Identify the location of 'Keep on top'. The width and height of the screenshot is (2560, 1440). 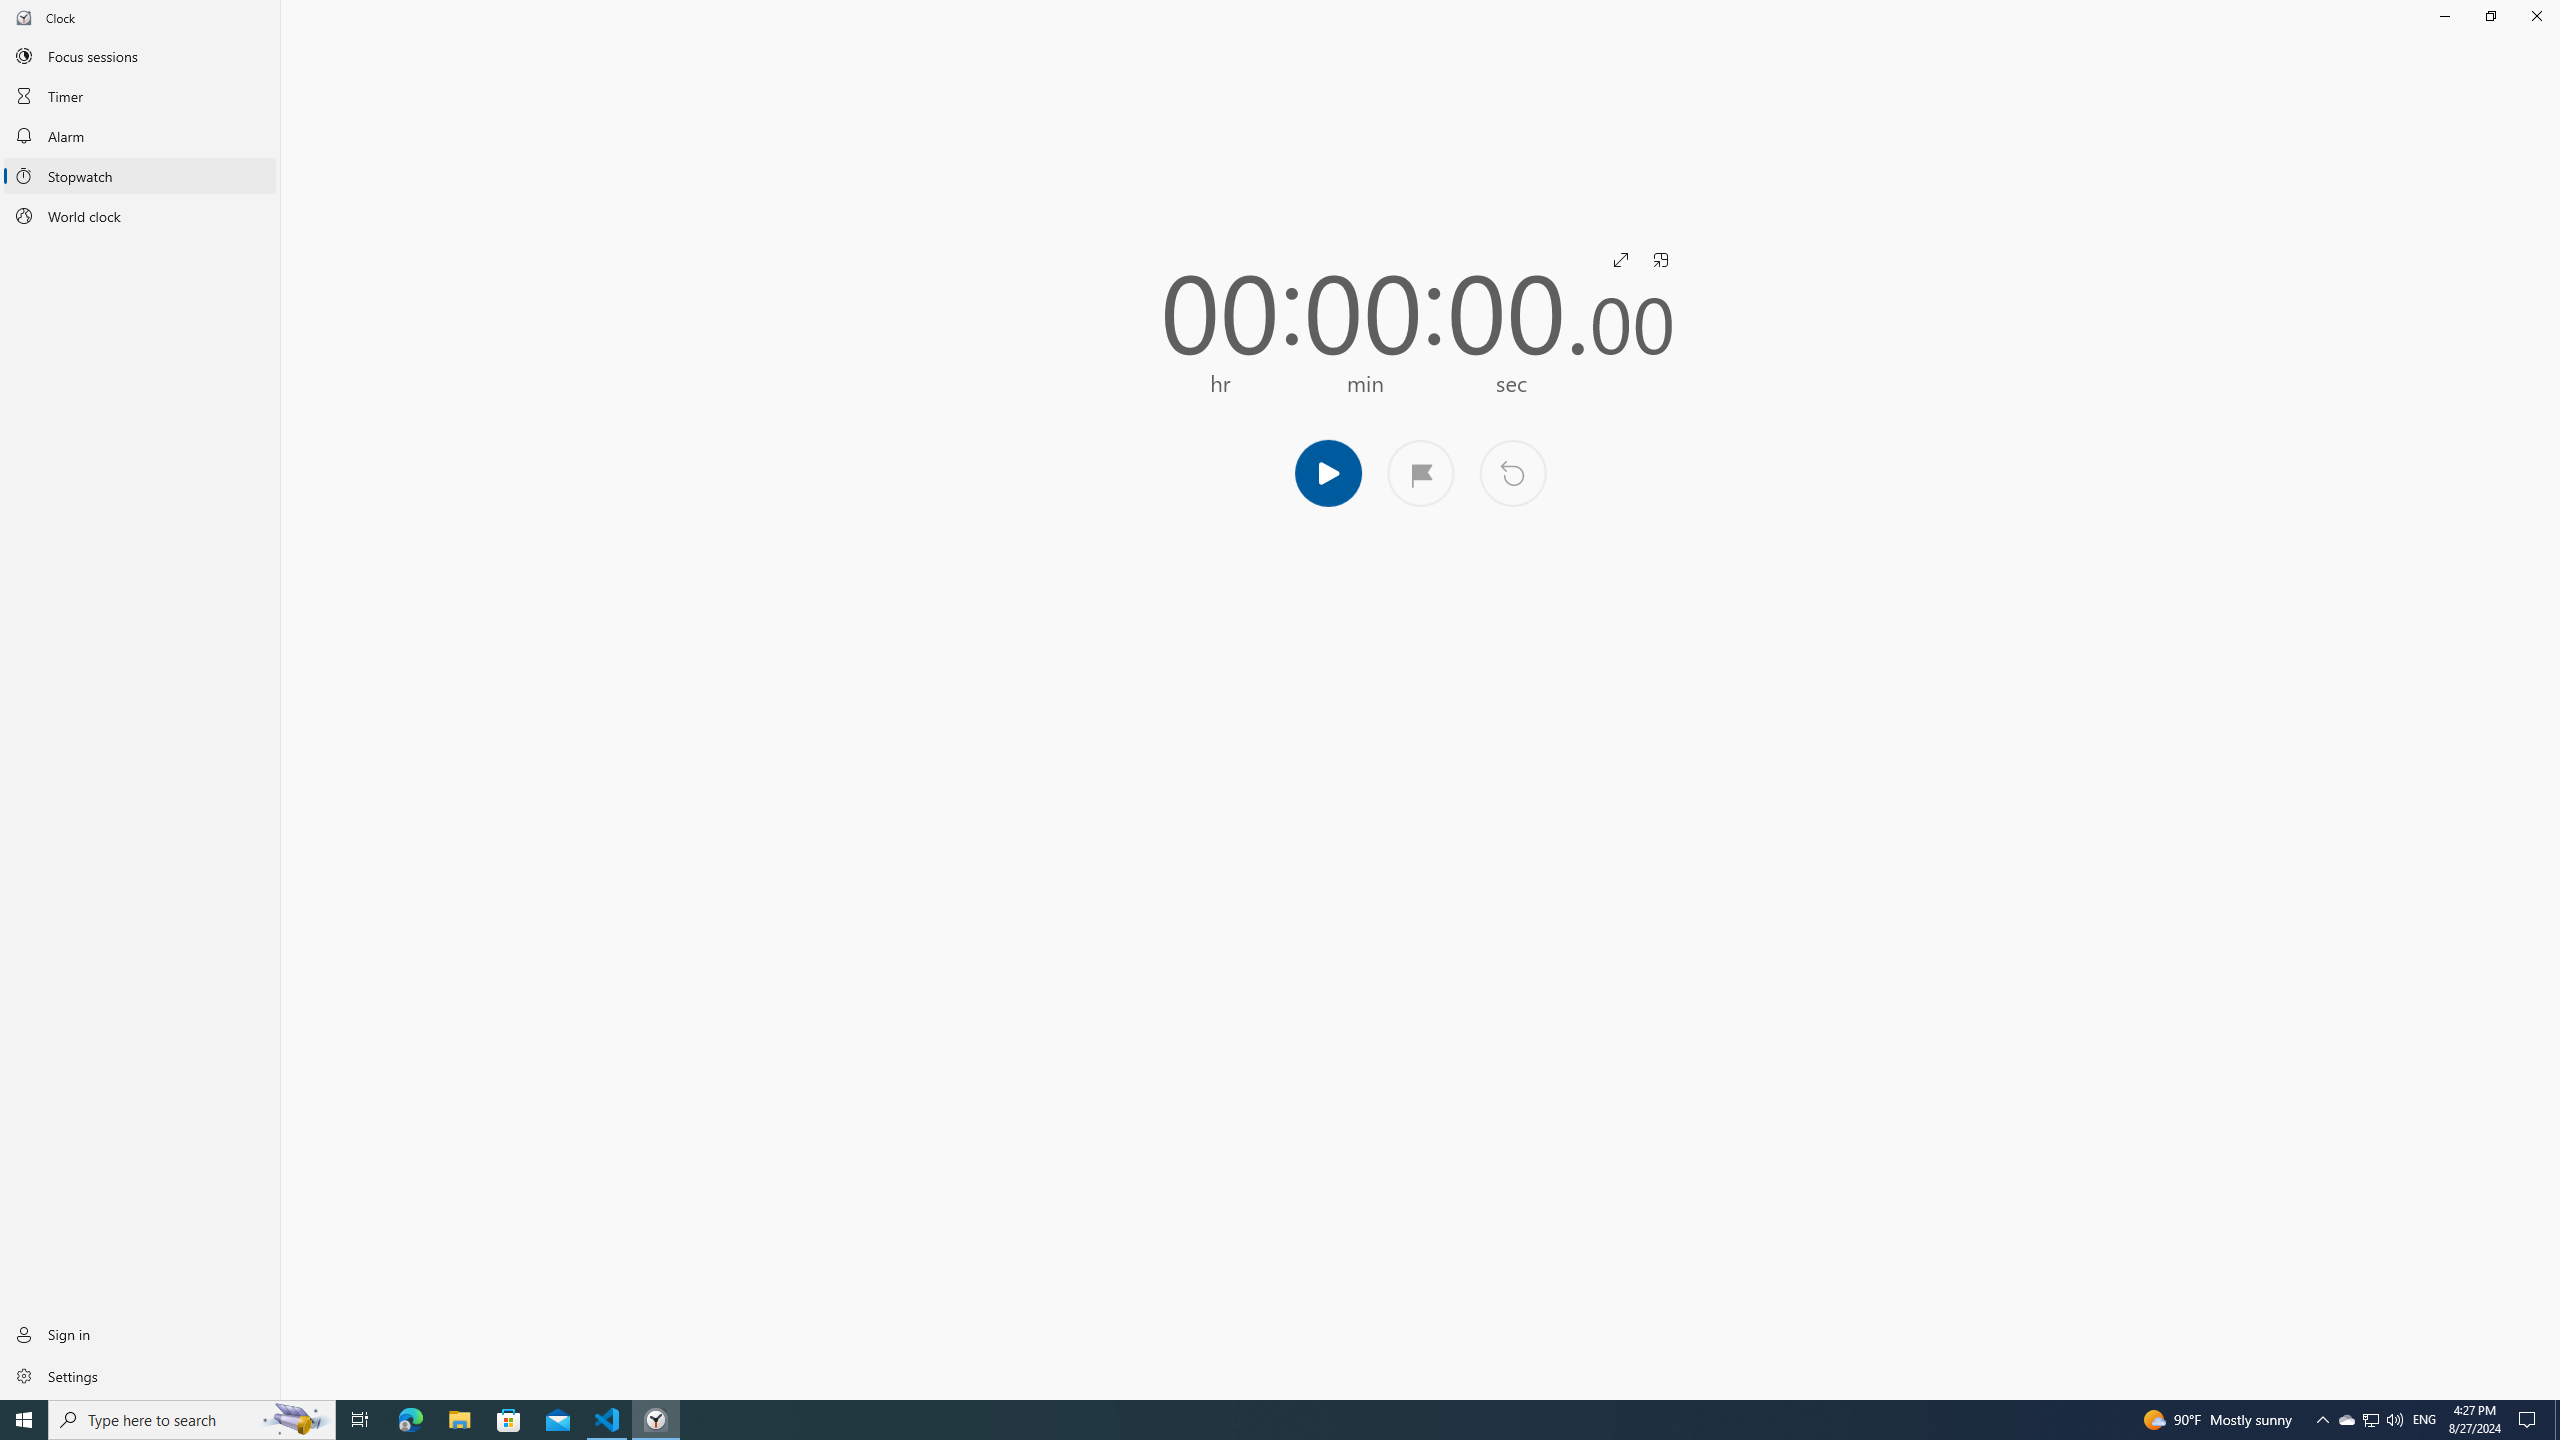
(1660, 258).